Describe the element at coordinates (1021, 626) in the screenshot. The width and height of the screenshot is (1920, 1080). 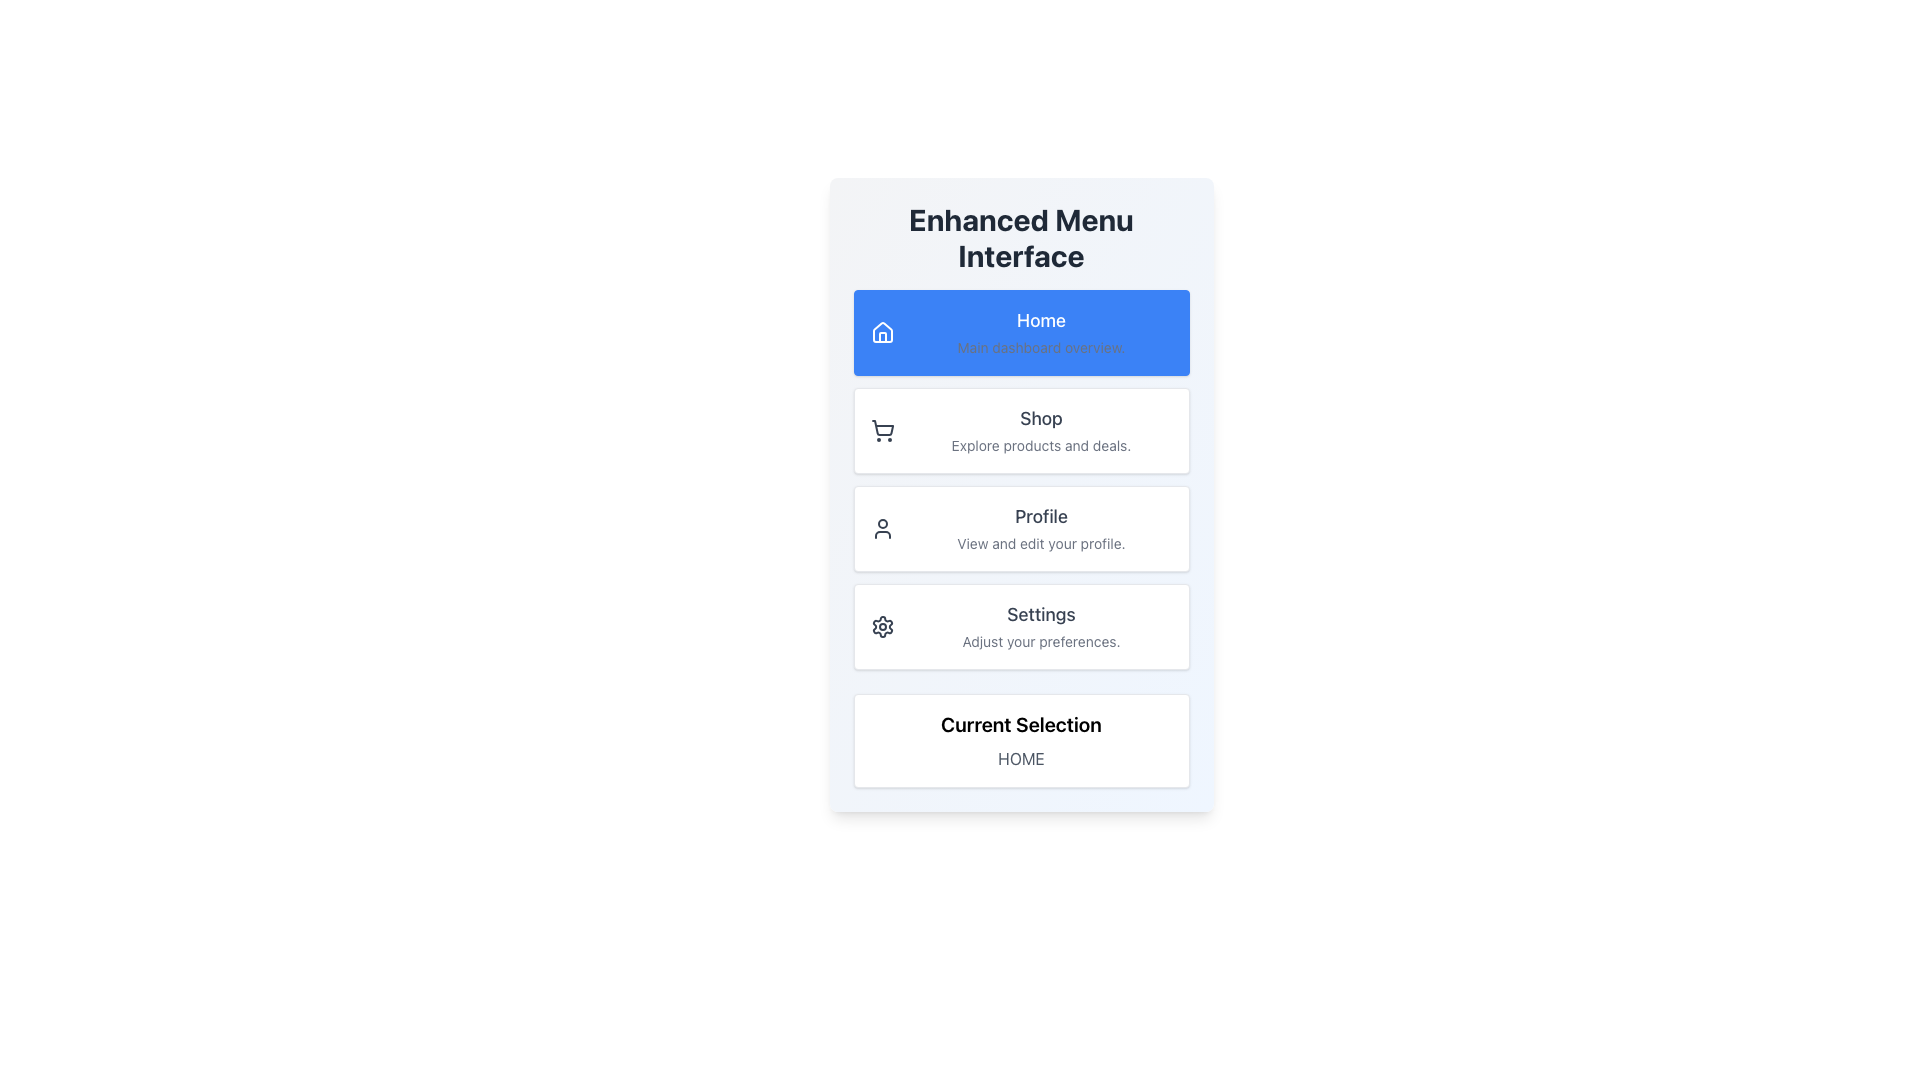
I see `the 'Settings' button, which displays the text 'Settings' and 'Adjust your preferences.' with a gear symbol on the left, positioned centrally in the menu` at that location.